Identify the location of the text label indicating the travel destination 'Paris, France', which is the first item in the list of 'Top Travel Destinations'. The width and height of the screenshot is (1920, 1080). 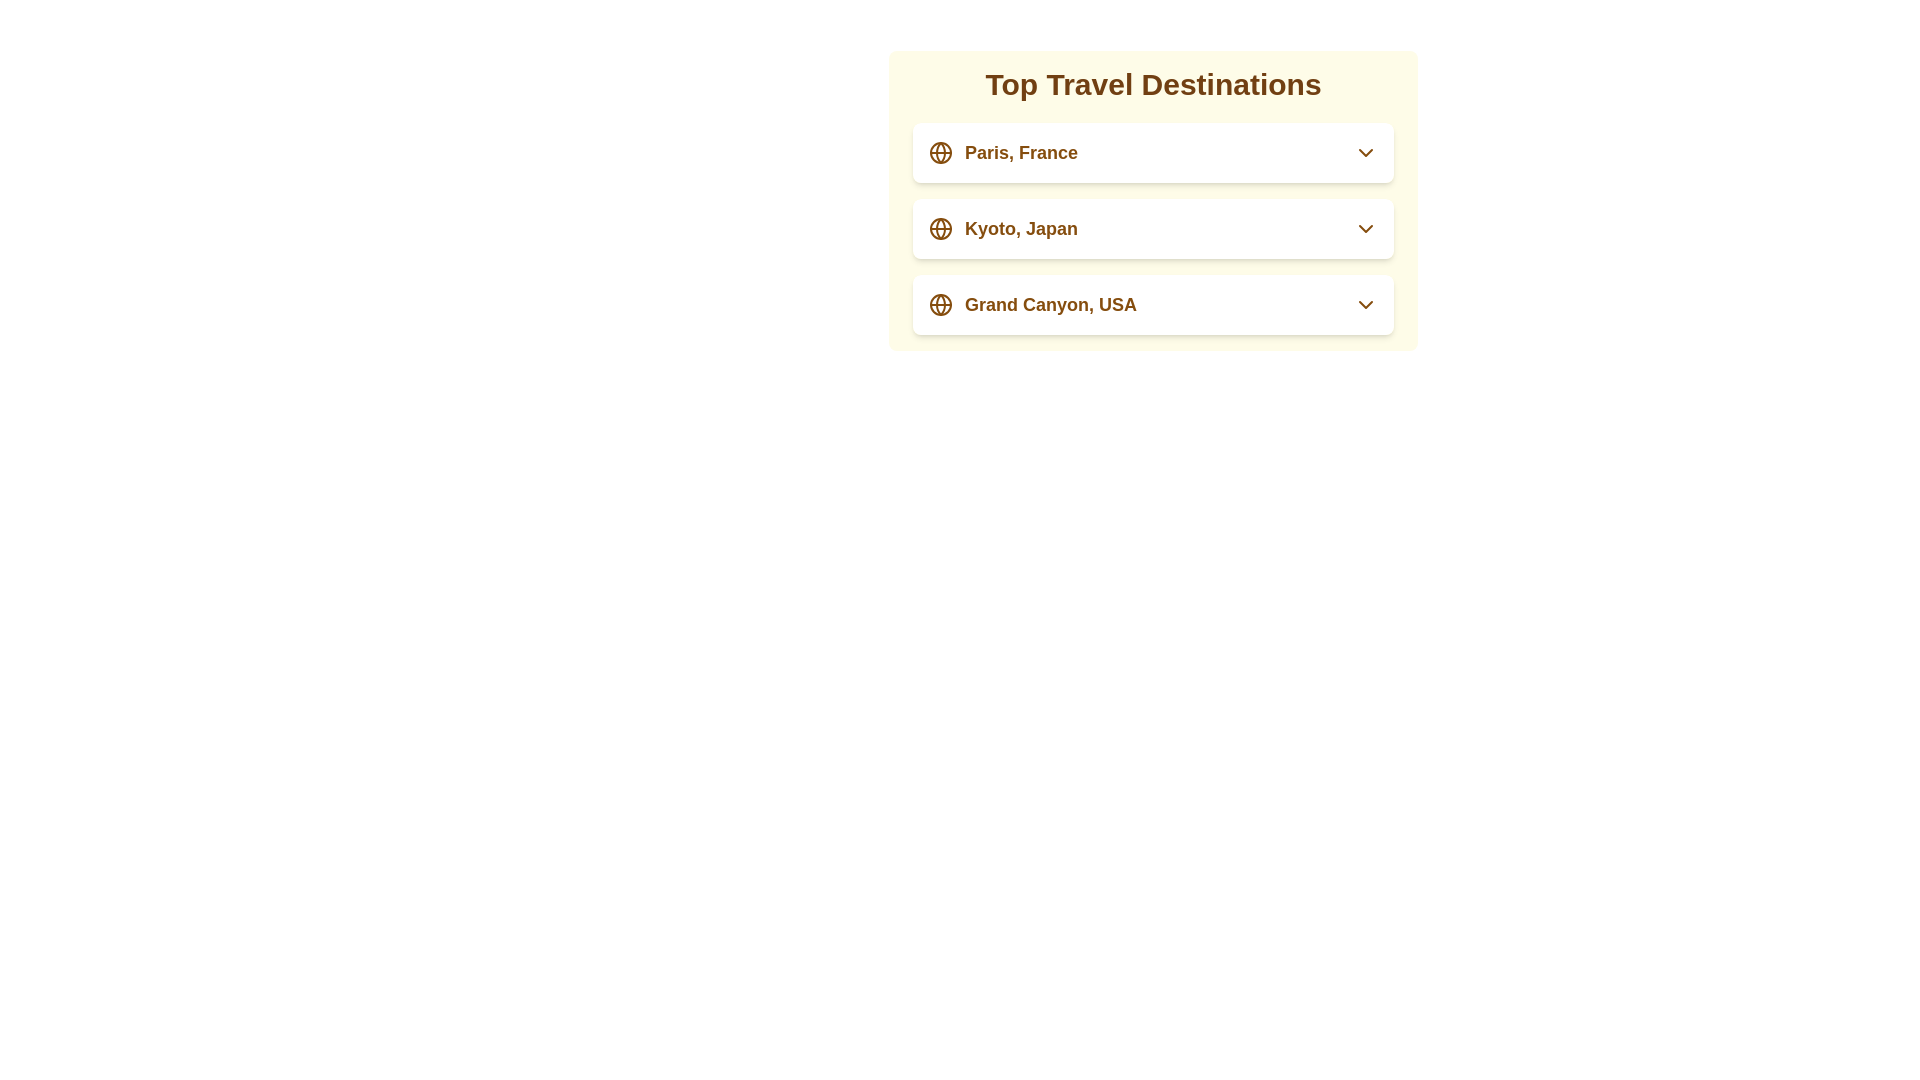
(1021, 152).